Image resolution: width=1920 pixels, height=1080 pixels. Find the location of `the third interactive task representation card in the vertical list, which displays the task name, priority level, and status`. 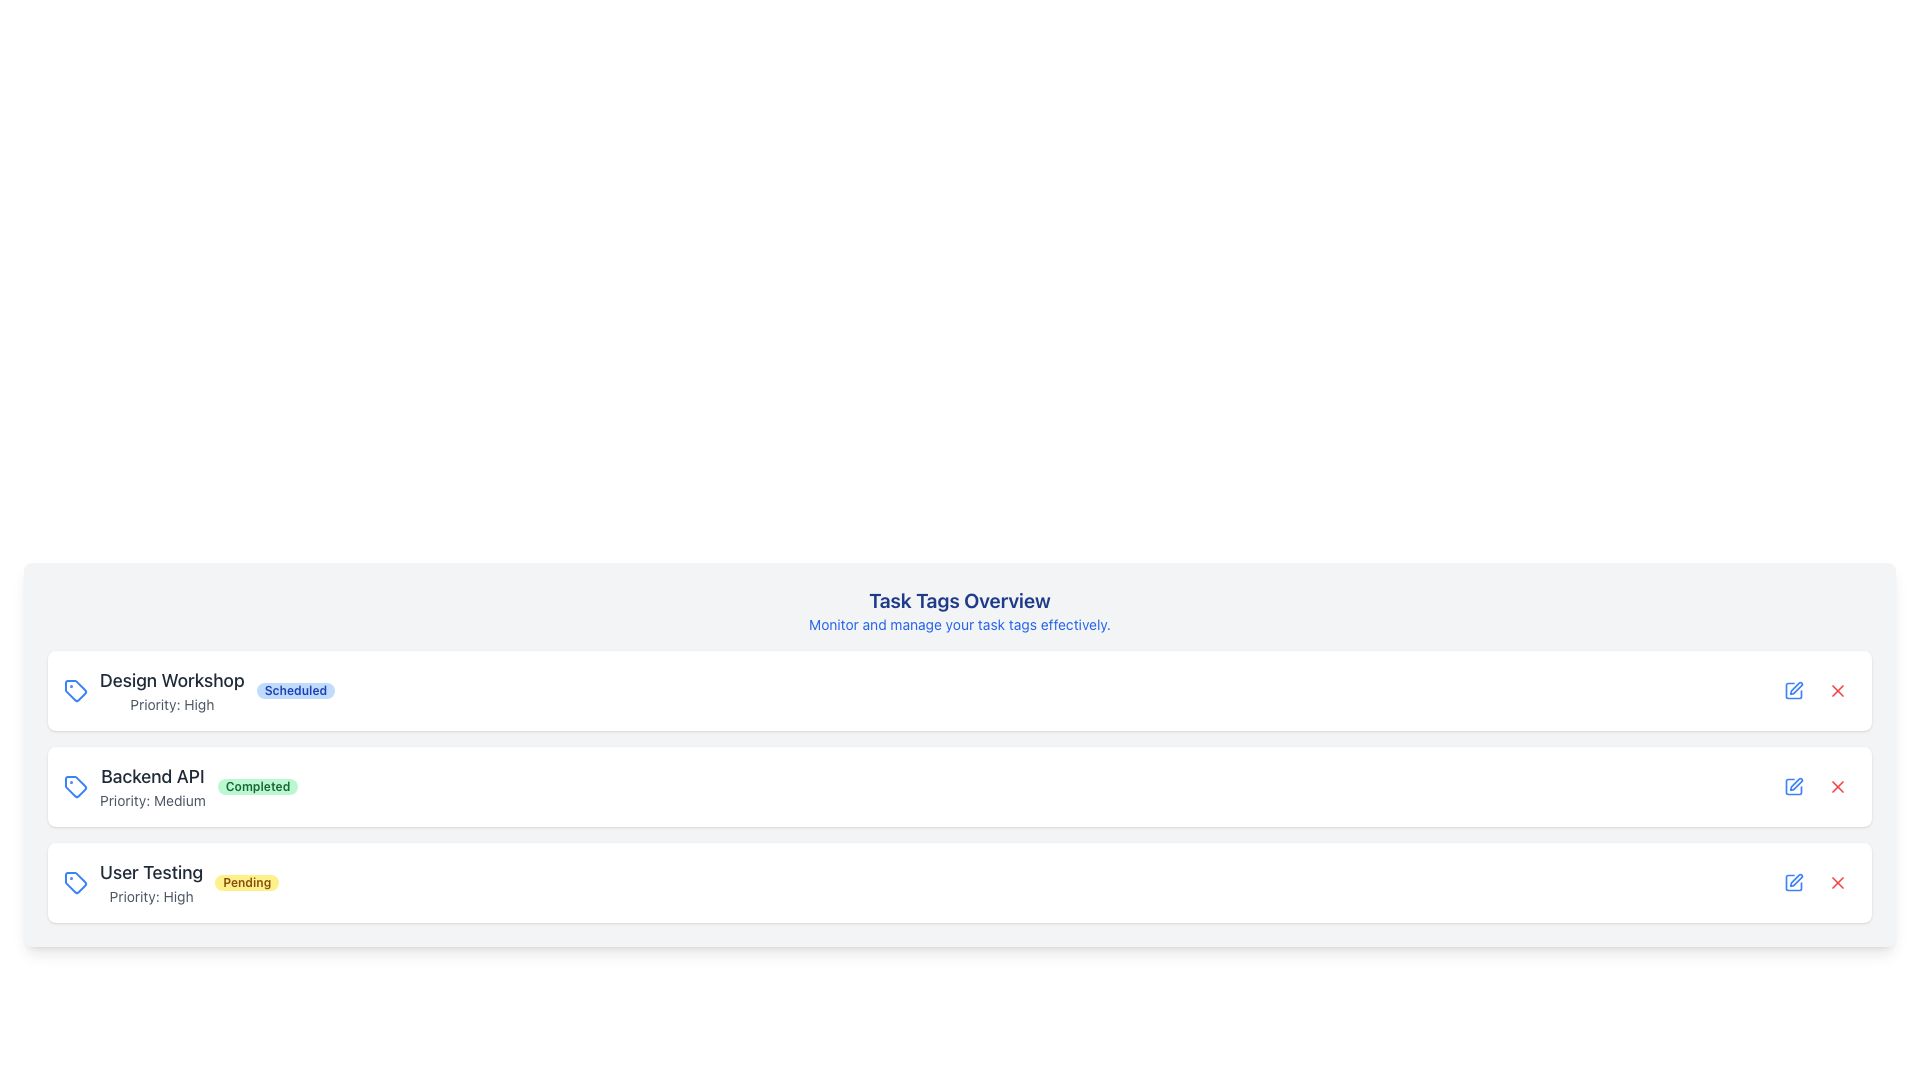

the third interactive task representation card in the vertical list, which displays the task name, priority level, and status is located at coordinates (960, 882).